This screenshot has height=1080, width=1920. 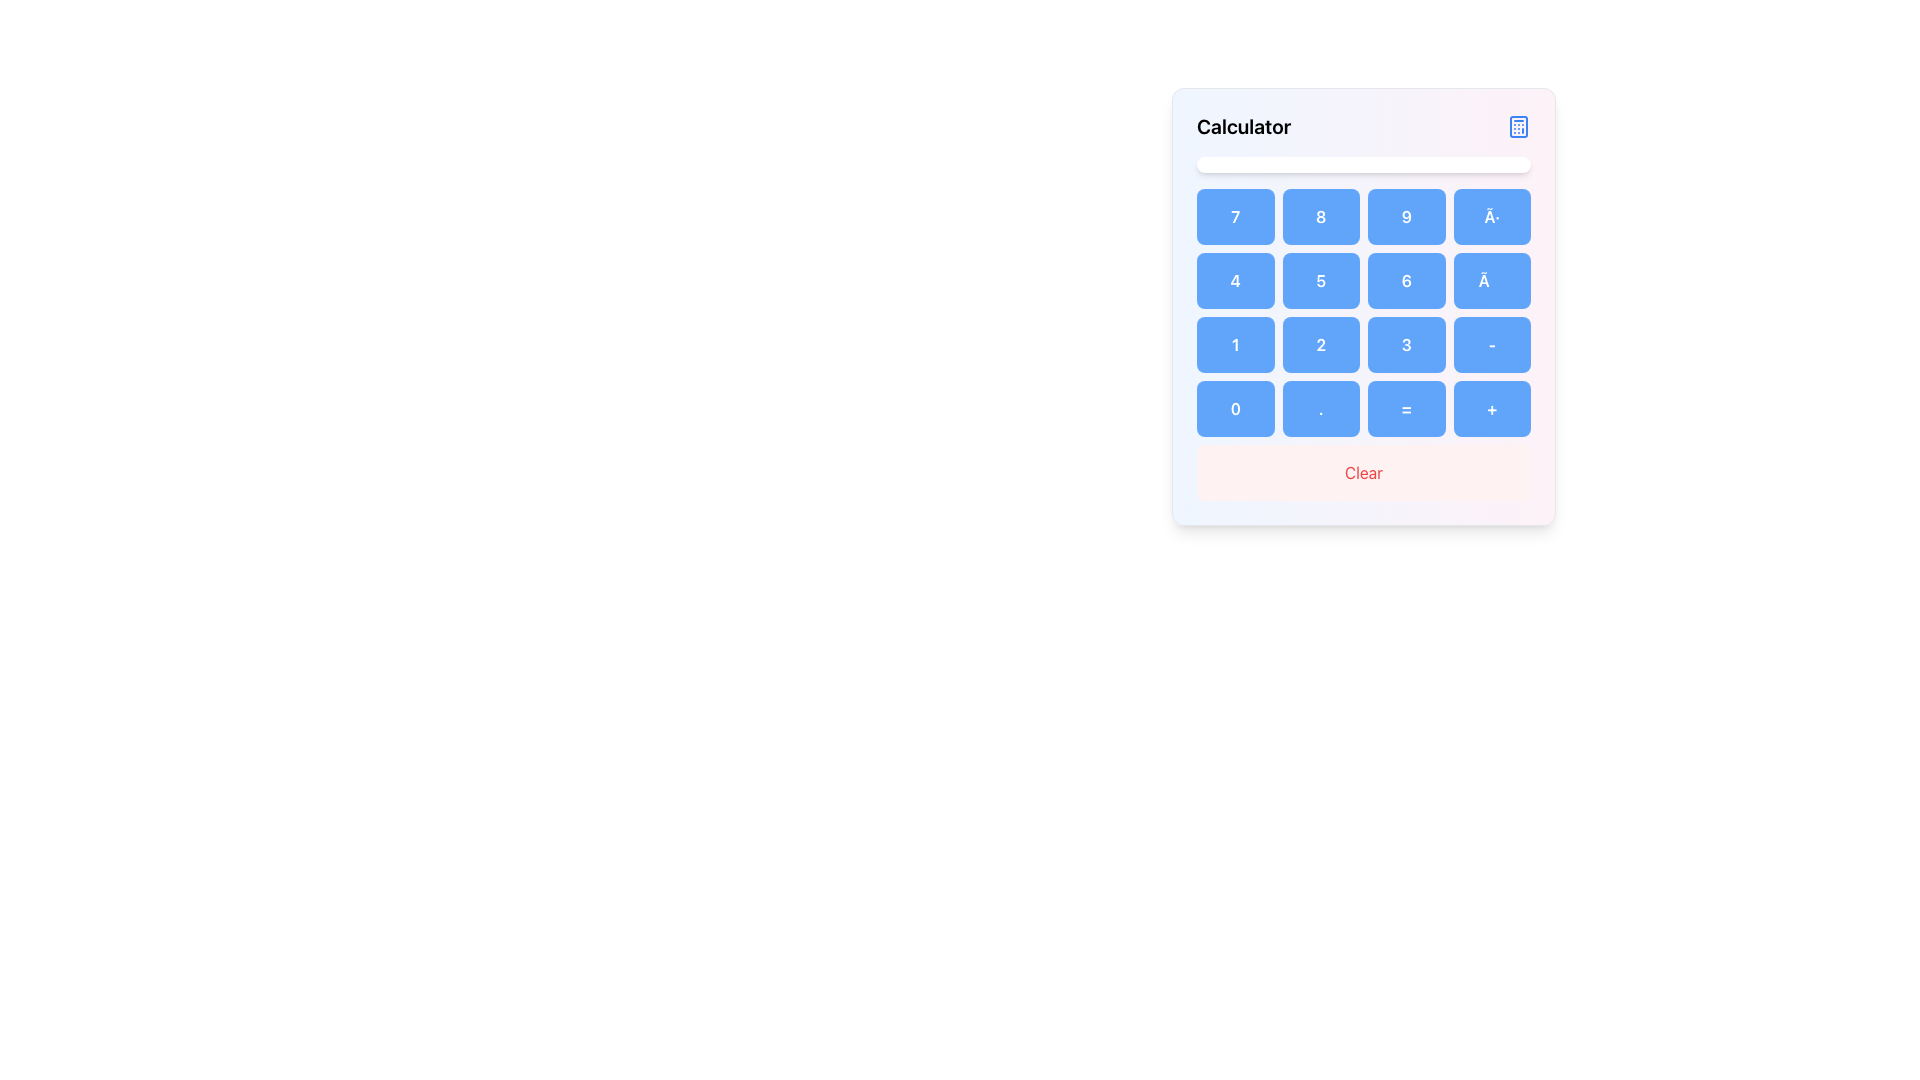 I want to click on the equals button located in the last row and third column of the calculator keypad to compute the expression, so click(x=1405, y=407).